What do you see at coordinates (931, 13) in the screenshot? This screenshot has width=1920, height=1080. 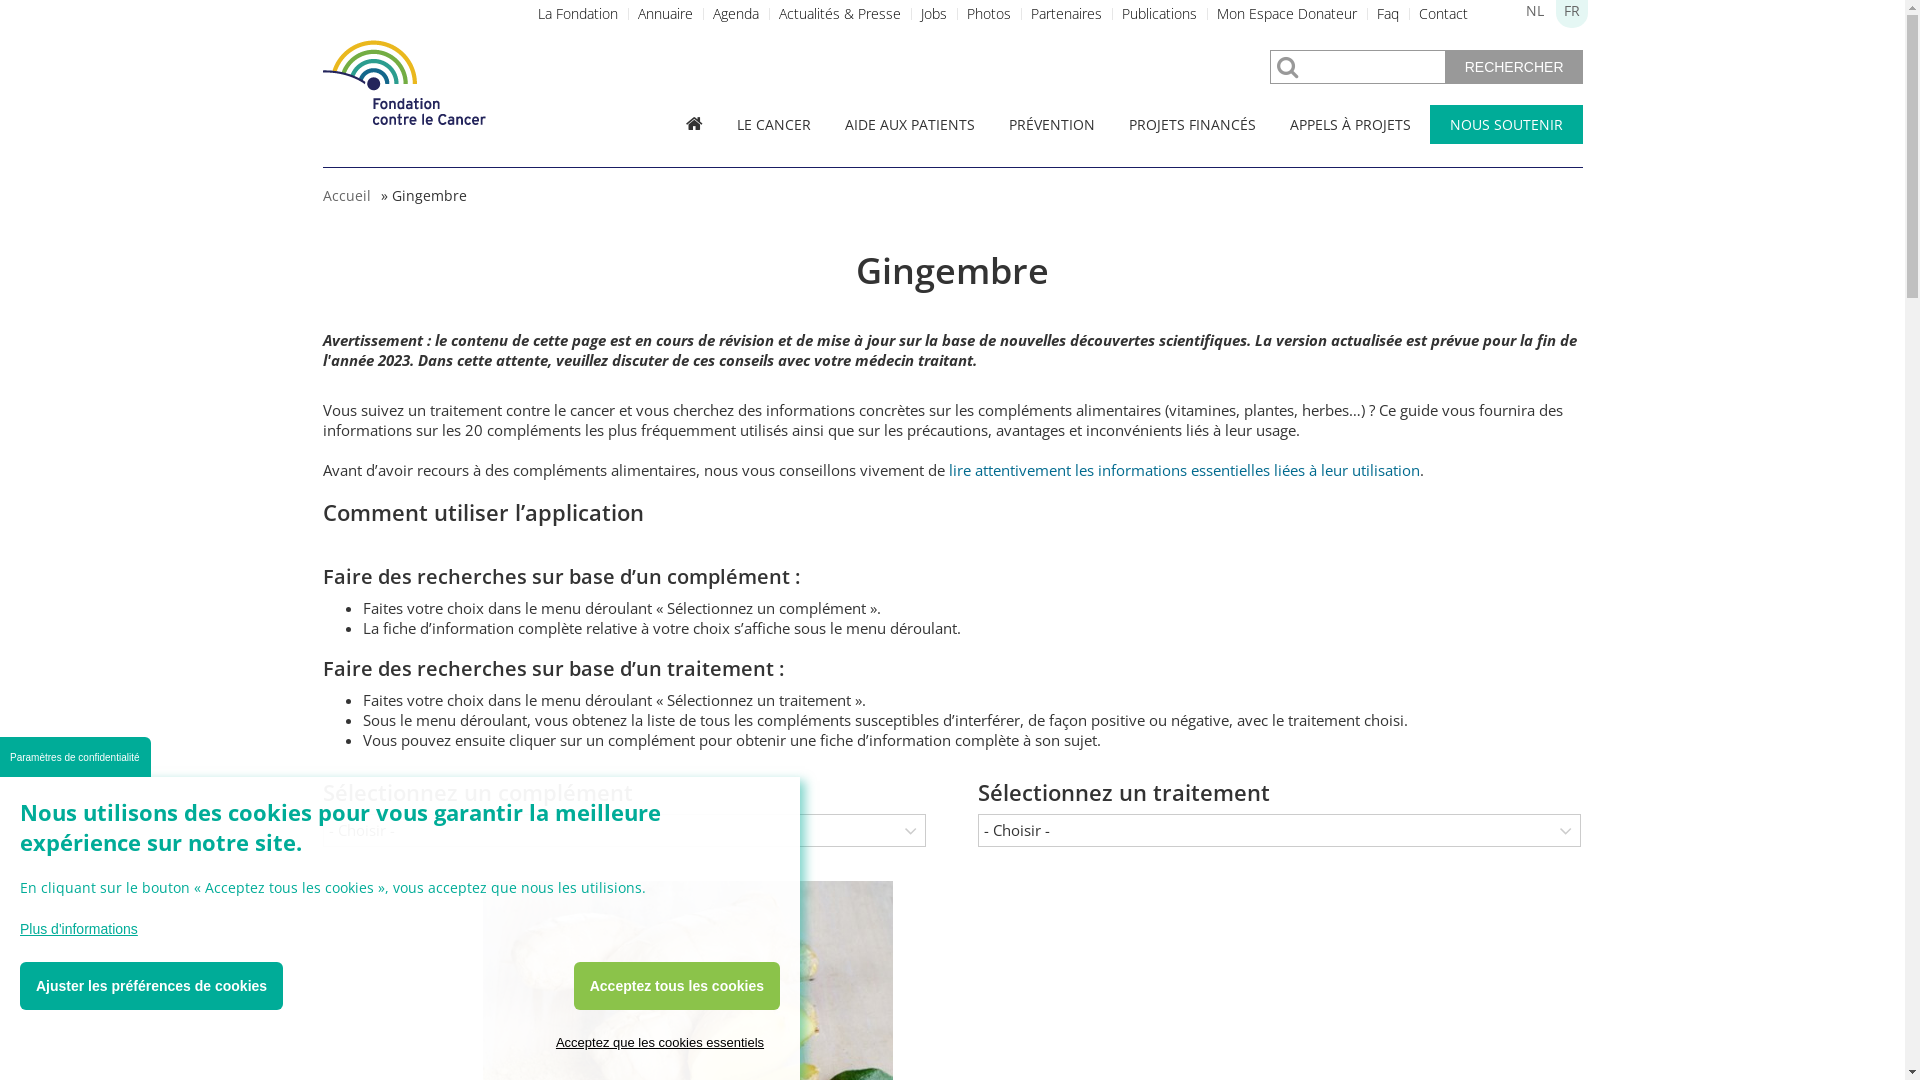 I see `'Jobs'` at bounding box center [931, 13].